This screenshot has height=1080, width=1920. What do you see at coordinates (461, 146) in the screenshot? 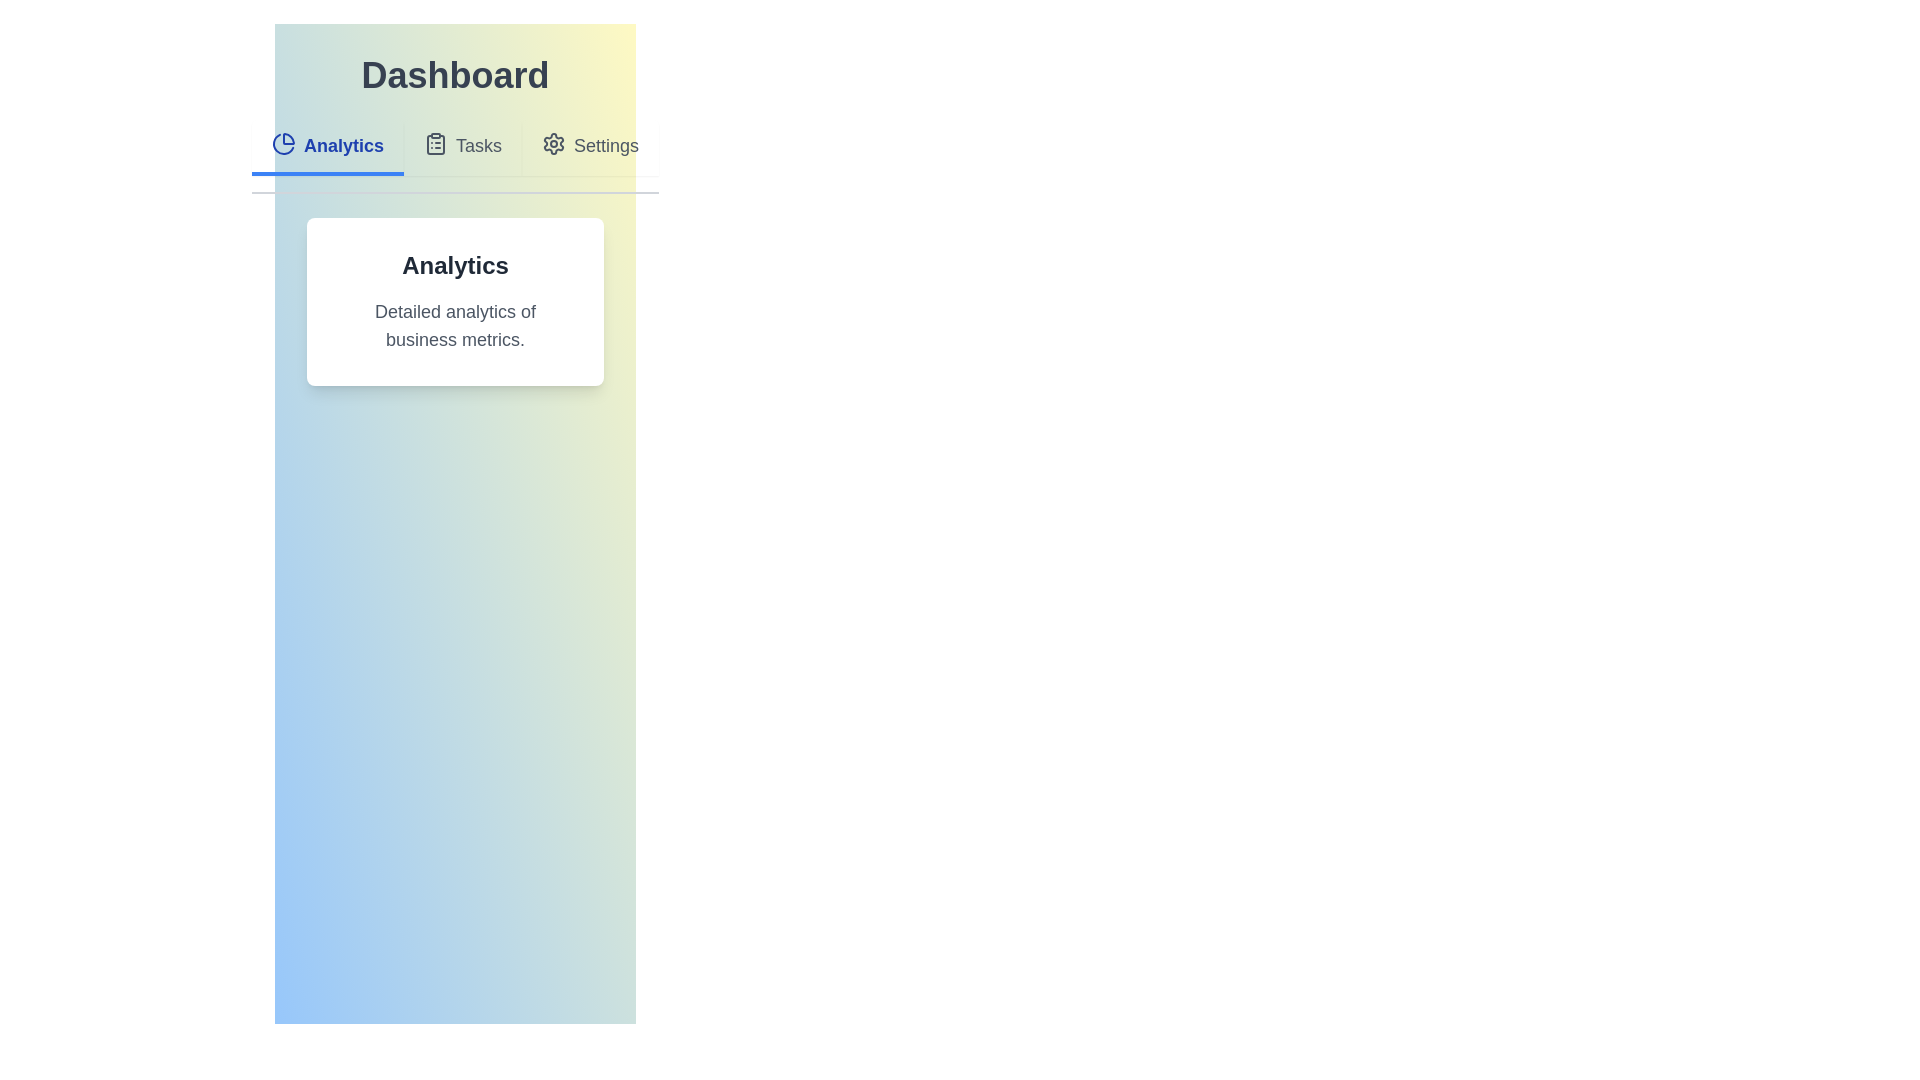
I see `the Tasks tab to observe its hover effect` at bounding box center [461, 146].